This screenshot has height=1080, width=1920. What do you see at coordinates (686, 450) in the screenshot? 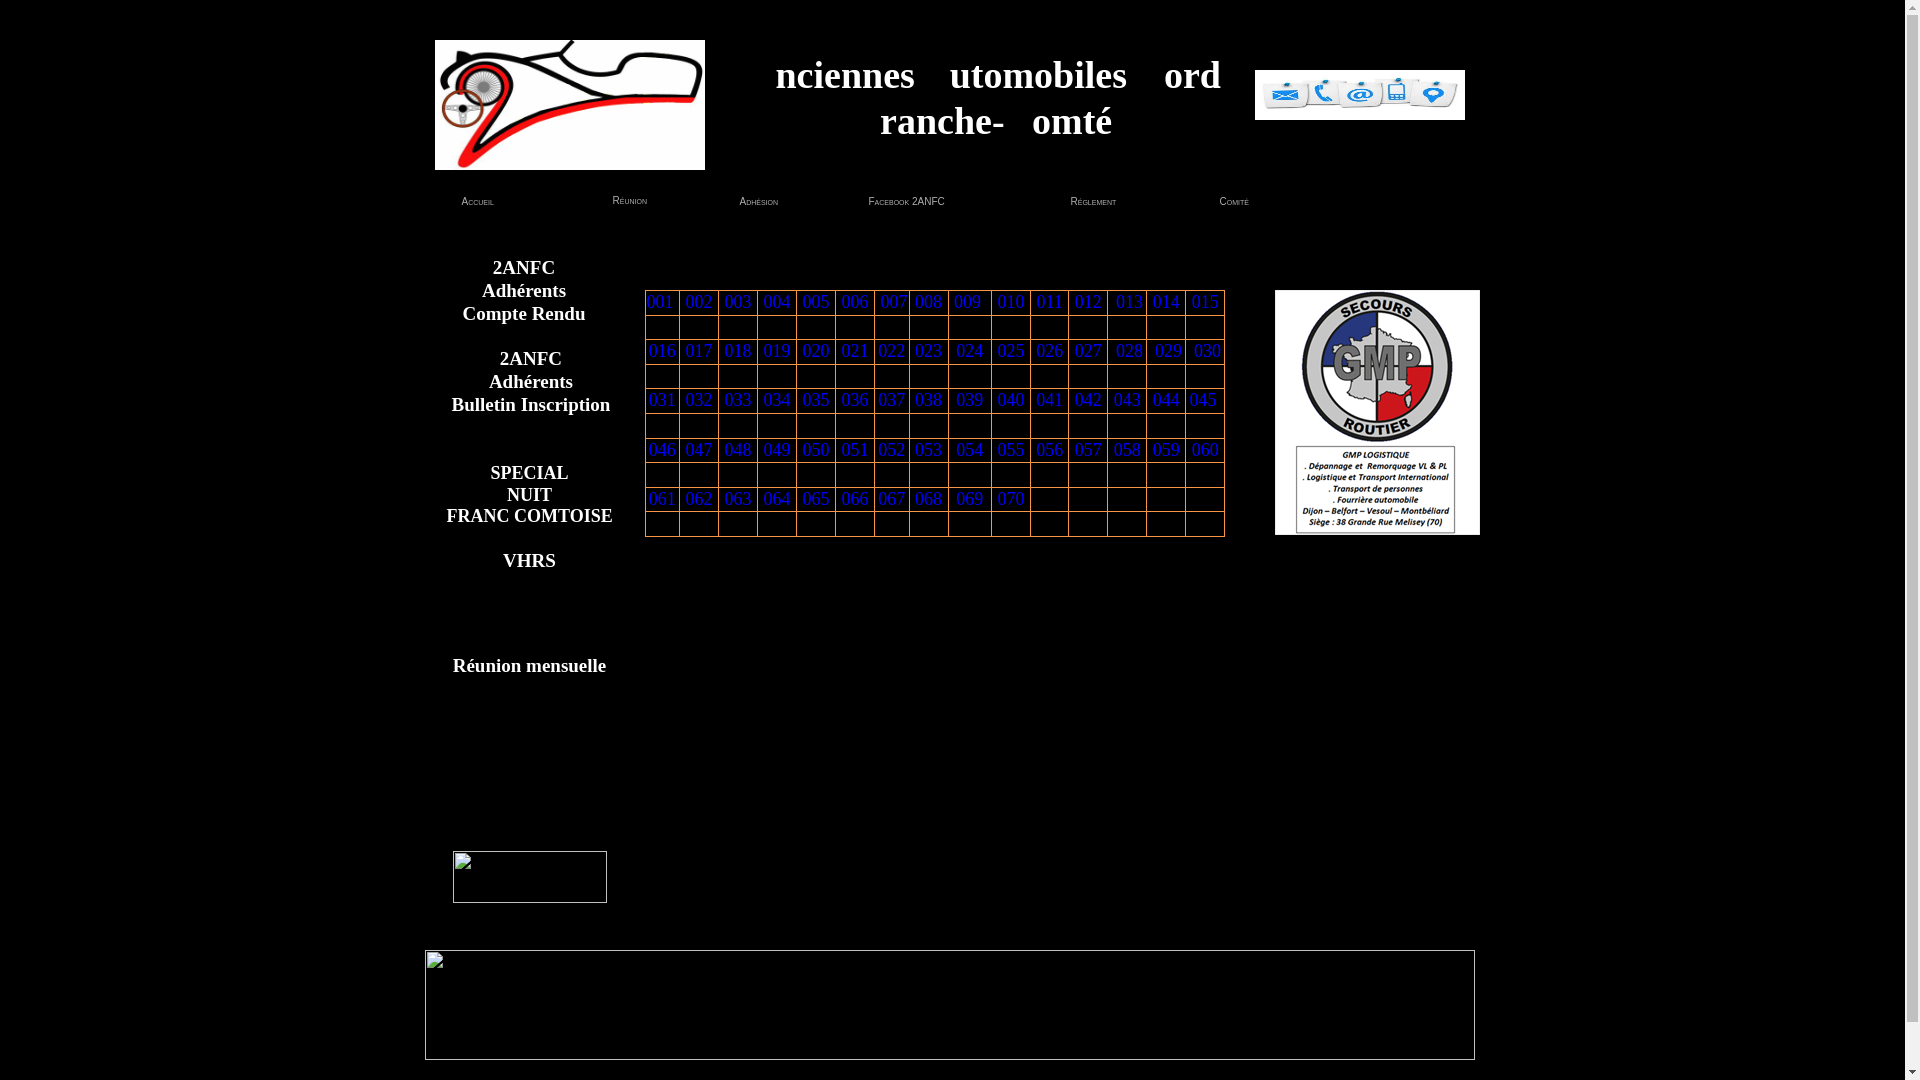
I see `'047'` at bounding box center [686, 450].